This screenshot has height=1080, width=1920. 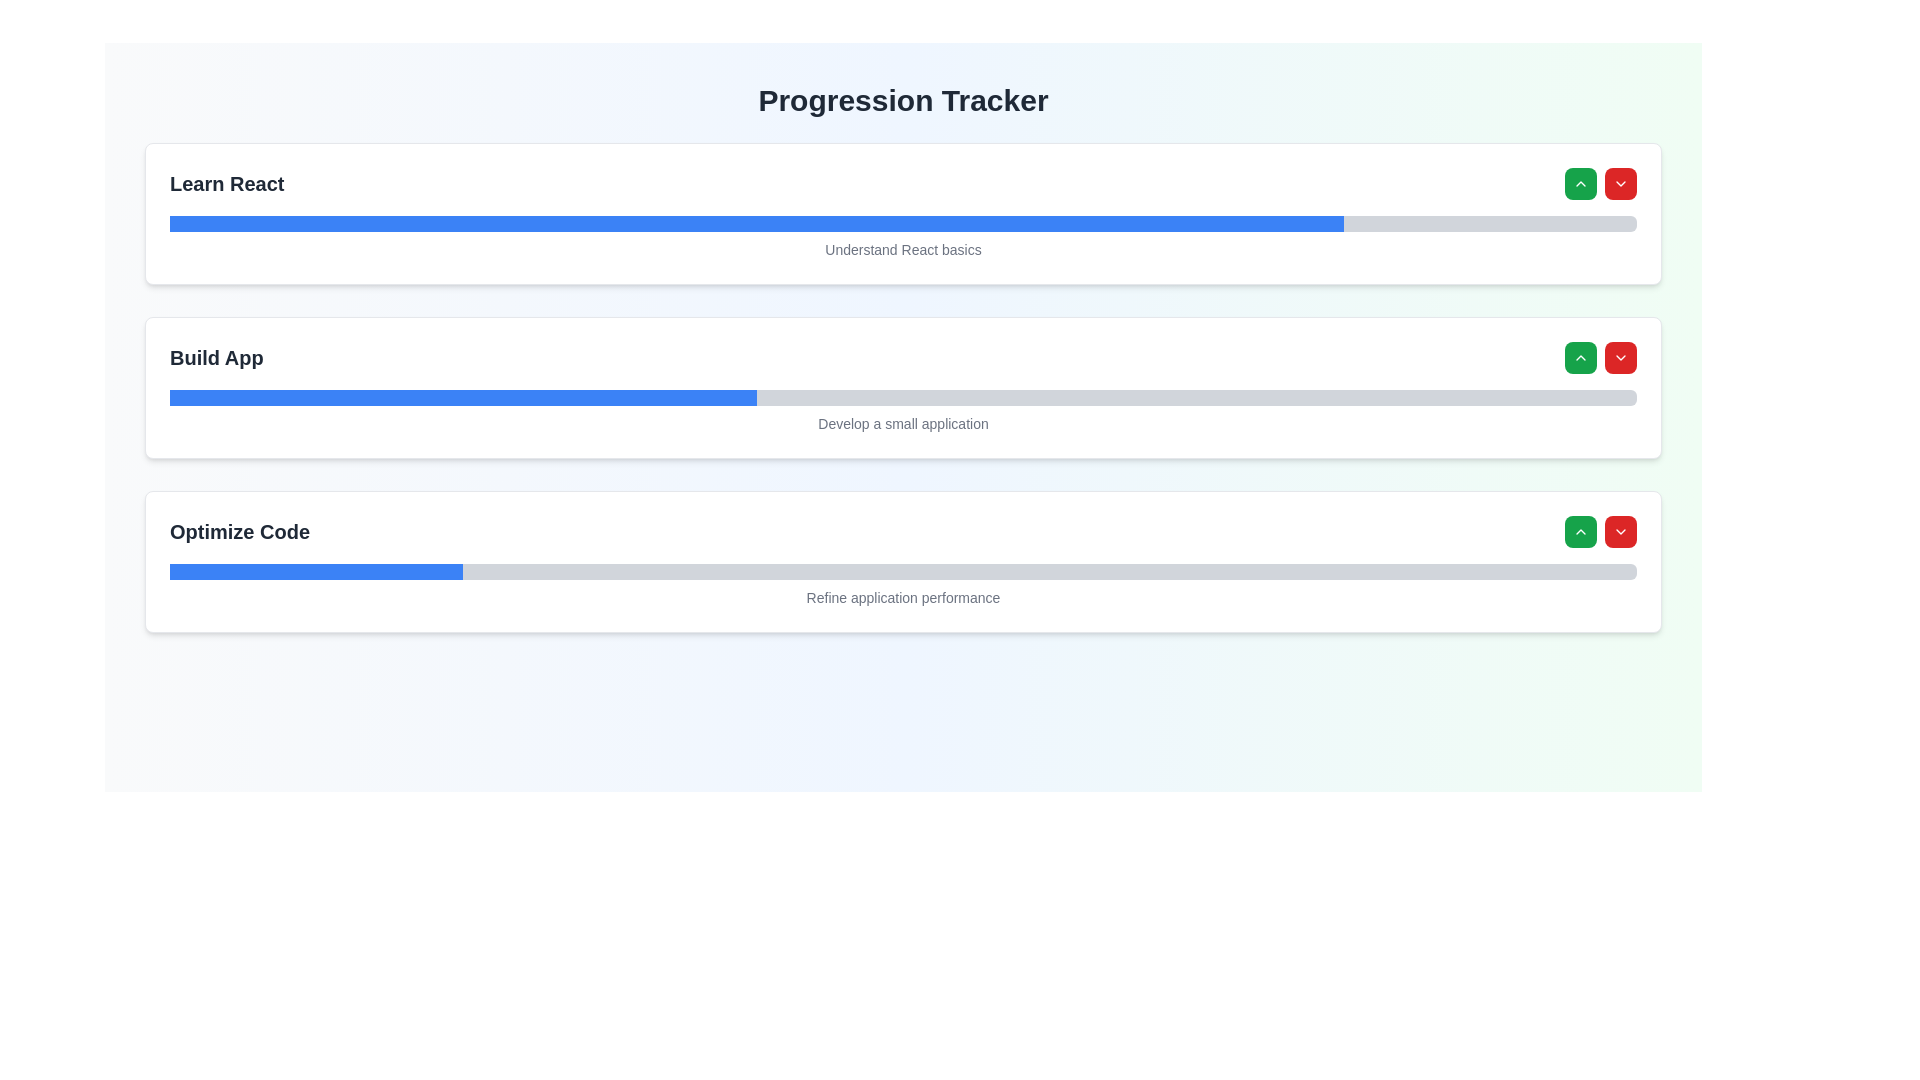 I want to click on the green button on the far left of the horizontal control panel, so click(x=1579, y=357).